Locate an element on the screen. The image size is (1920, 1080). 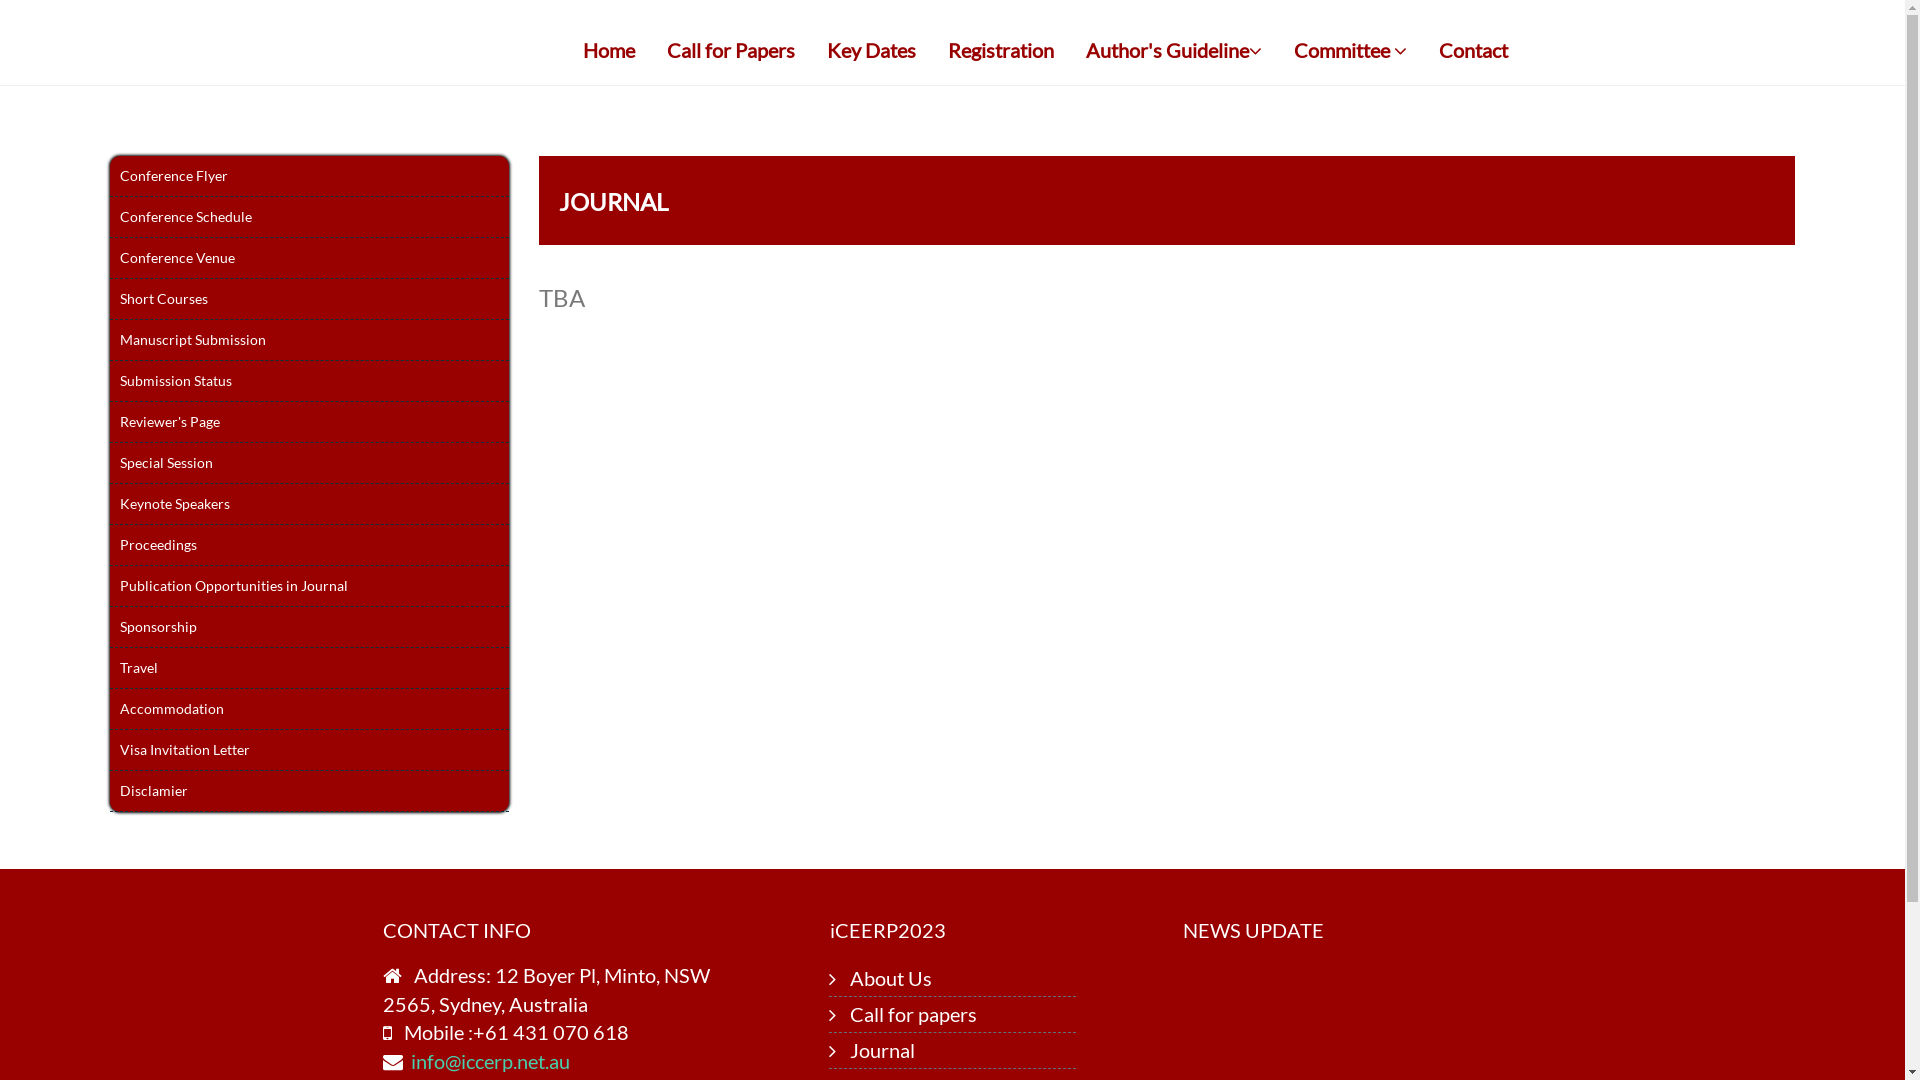
'info@iccerp.net.au' is located at coordinates (489, 1059).